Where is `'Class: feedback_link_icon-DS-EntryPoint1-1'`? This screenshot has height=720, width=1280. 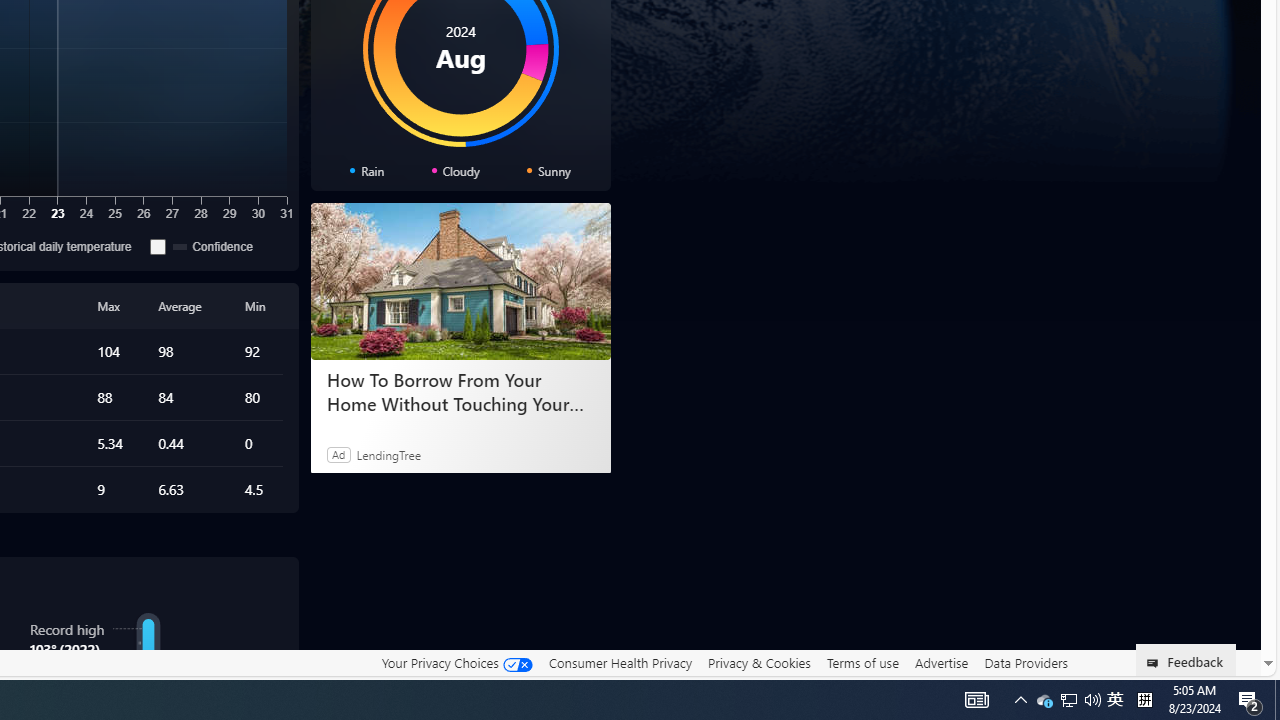 'Class: feedback_link_icon-DS-EntryPoint1-1' is located at coordinates (1156, 663).